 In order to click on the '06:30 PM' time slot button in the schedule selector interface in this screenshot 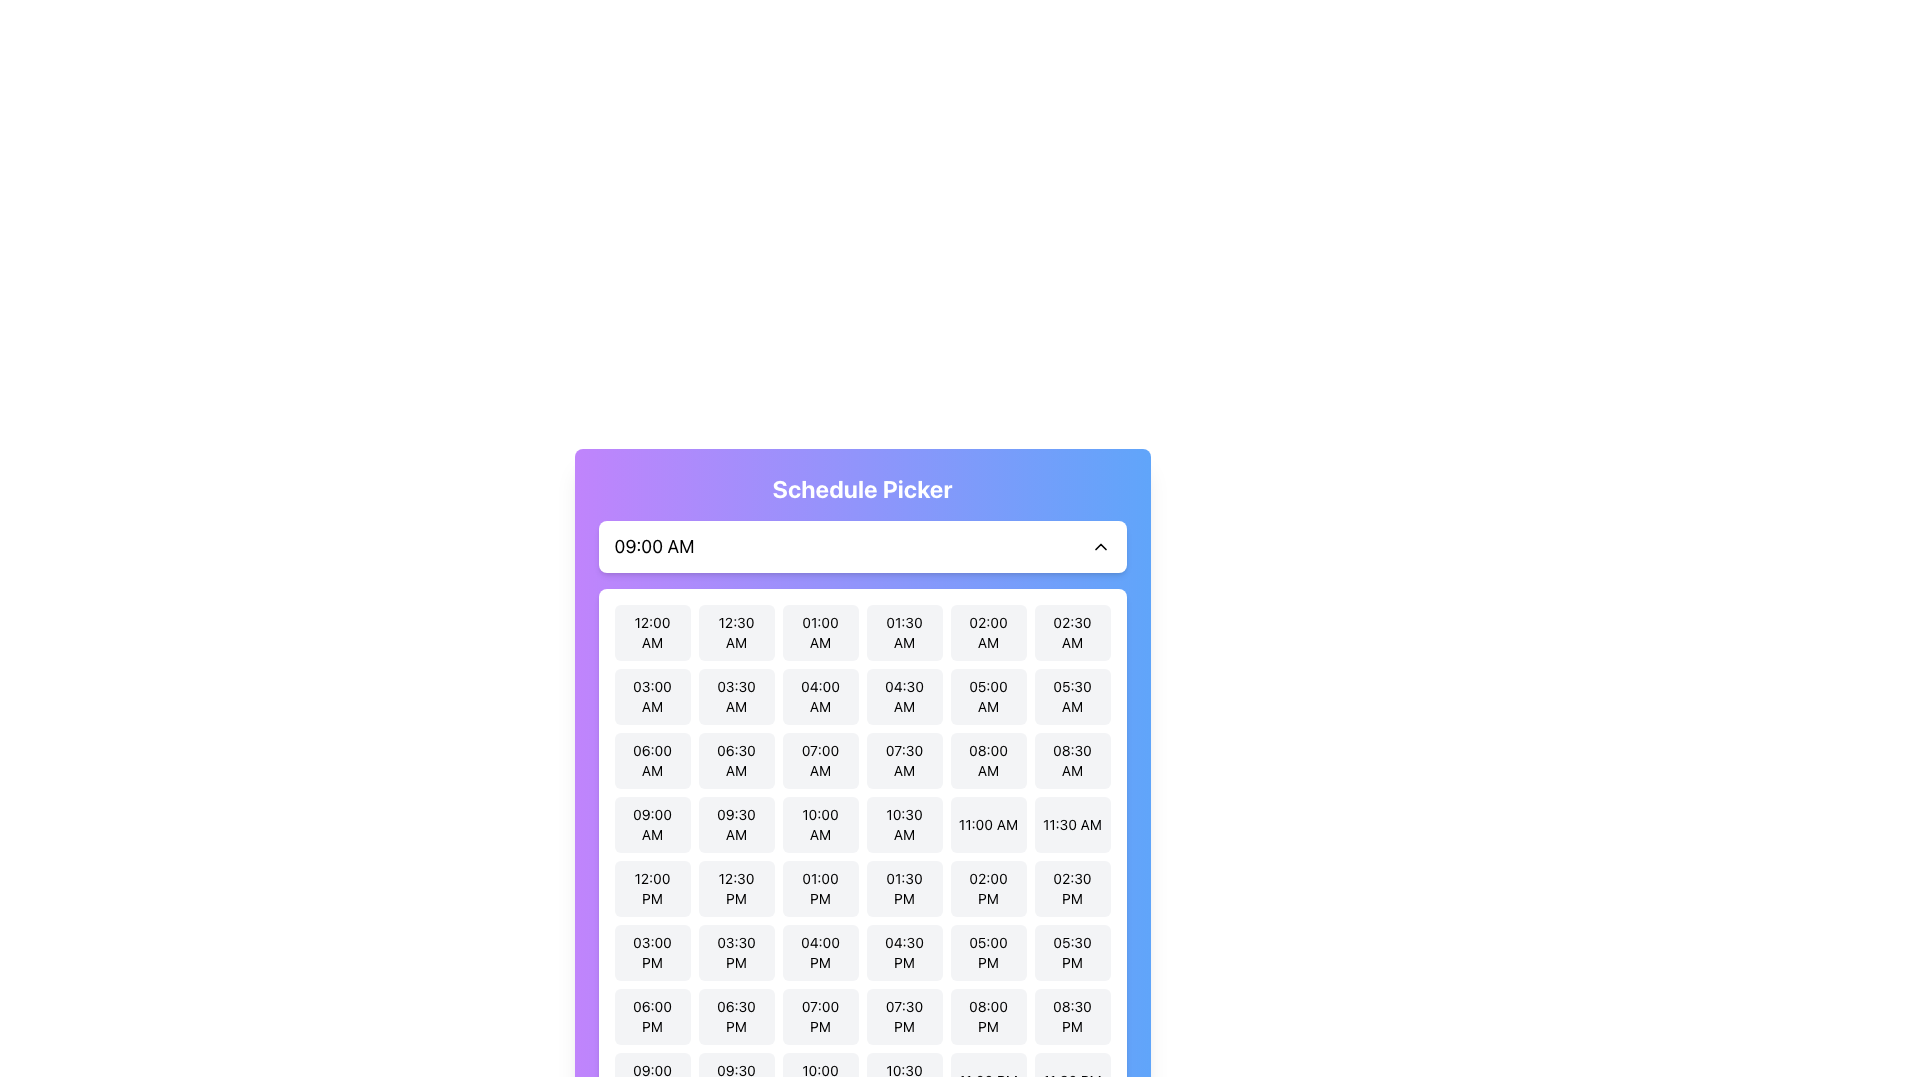, I will do `click(735, 1017)`.